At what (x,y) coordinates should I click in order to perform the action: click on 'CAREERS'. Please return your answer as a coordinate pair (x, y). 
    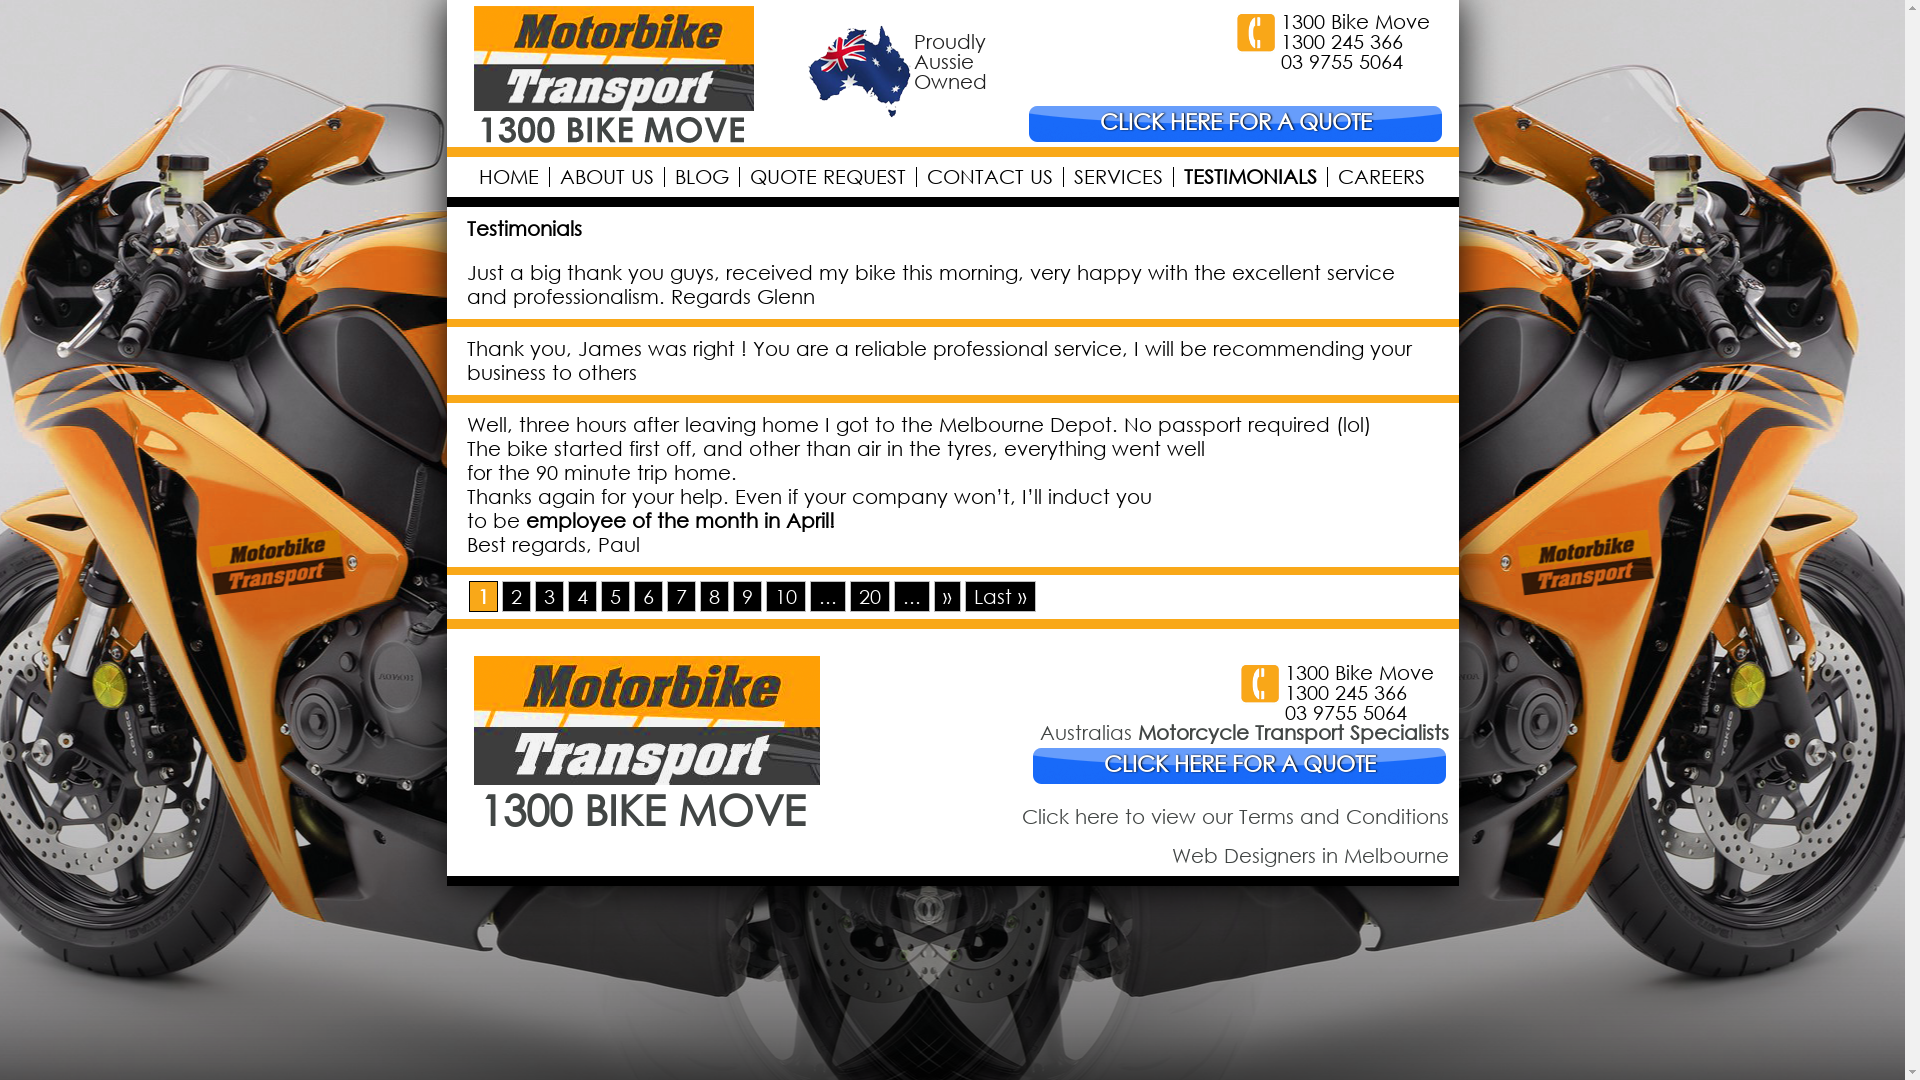
    Looking at the image, I should click on (1325, 176).